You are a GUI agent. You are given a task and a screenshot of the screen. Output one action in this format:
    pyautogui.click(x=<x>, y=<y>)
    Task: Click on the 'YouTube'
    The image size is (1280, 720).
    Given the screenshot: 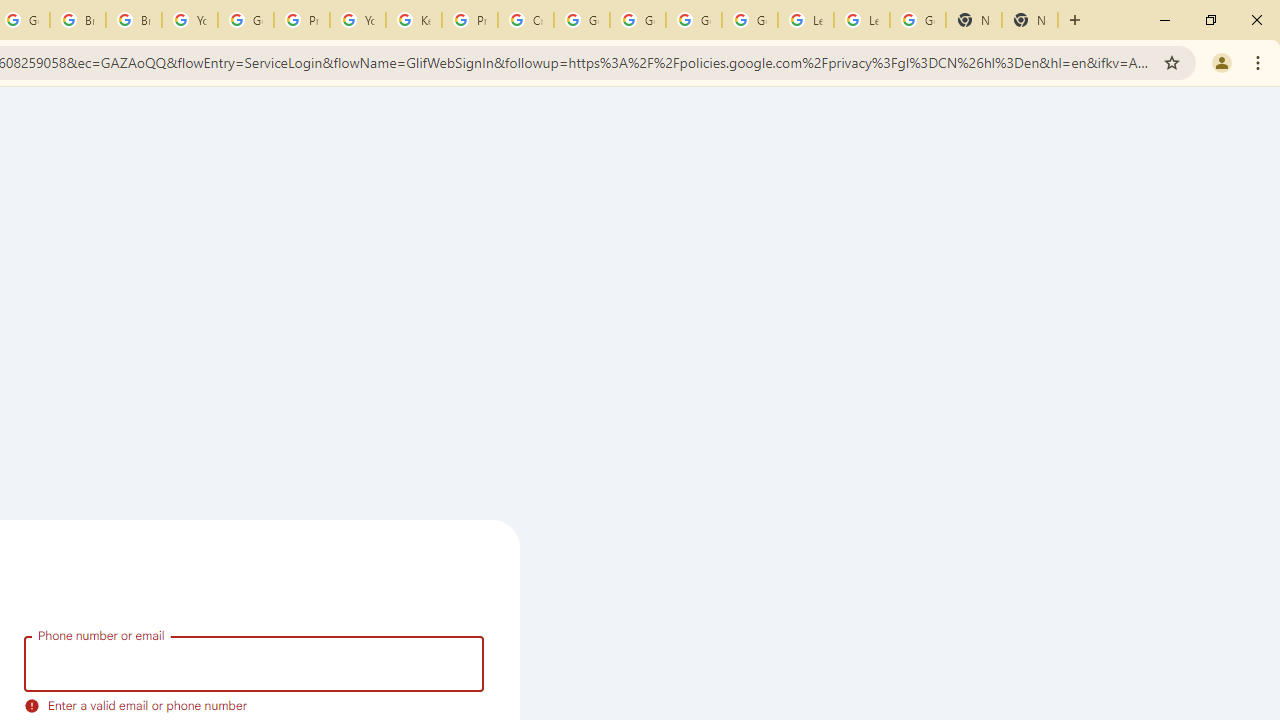 What is the action you would take?
    pyautogui.click(x=358, y=20)
    